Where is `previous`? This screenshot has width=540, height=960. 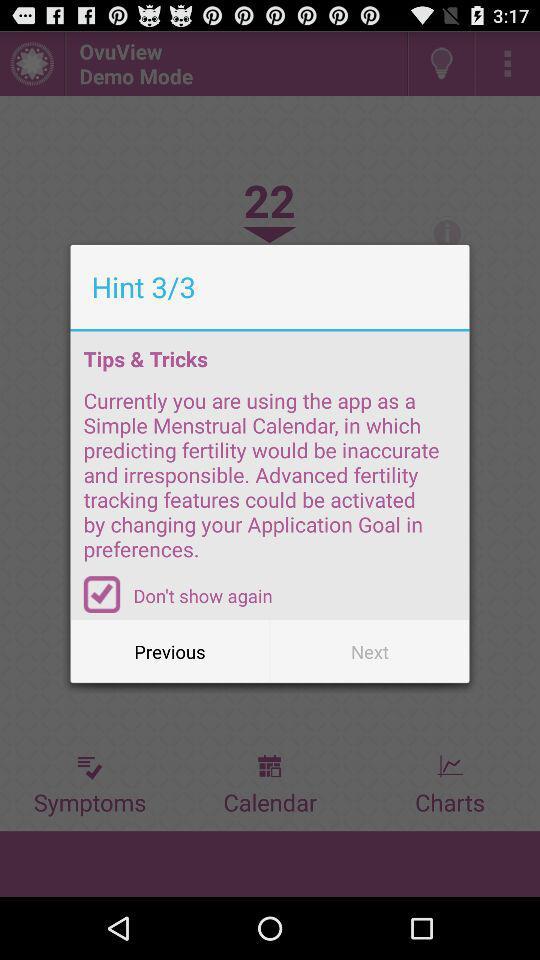 previous is located at coordinates (170, 650).